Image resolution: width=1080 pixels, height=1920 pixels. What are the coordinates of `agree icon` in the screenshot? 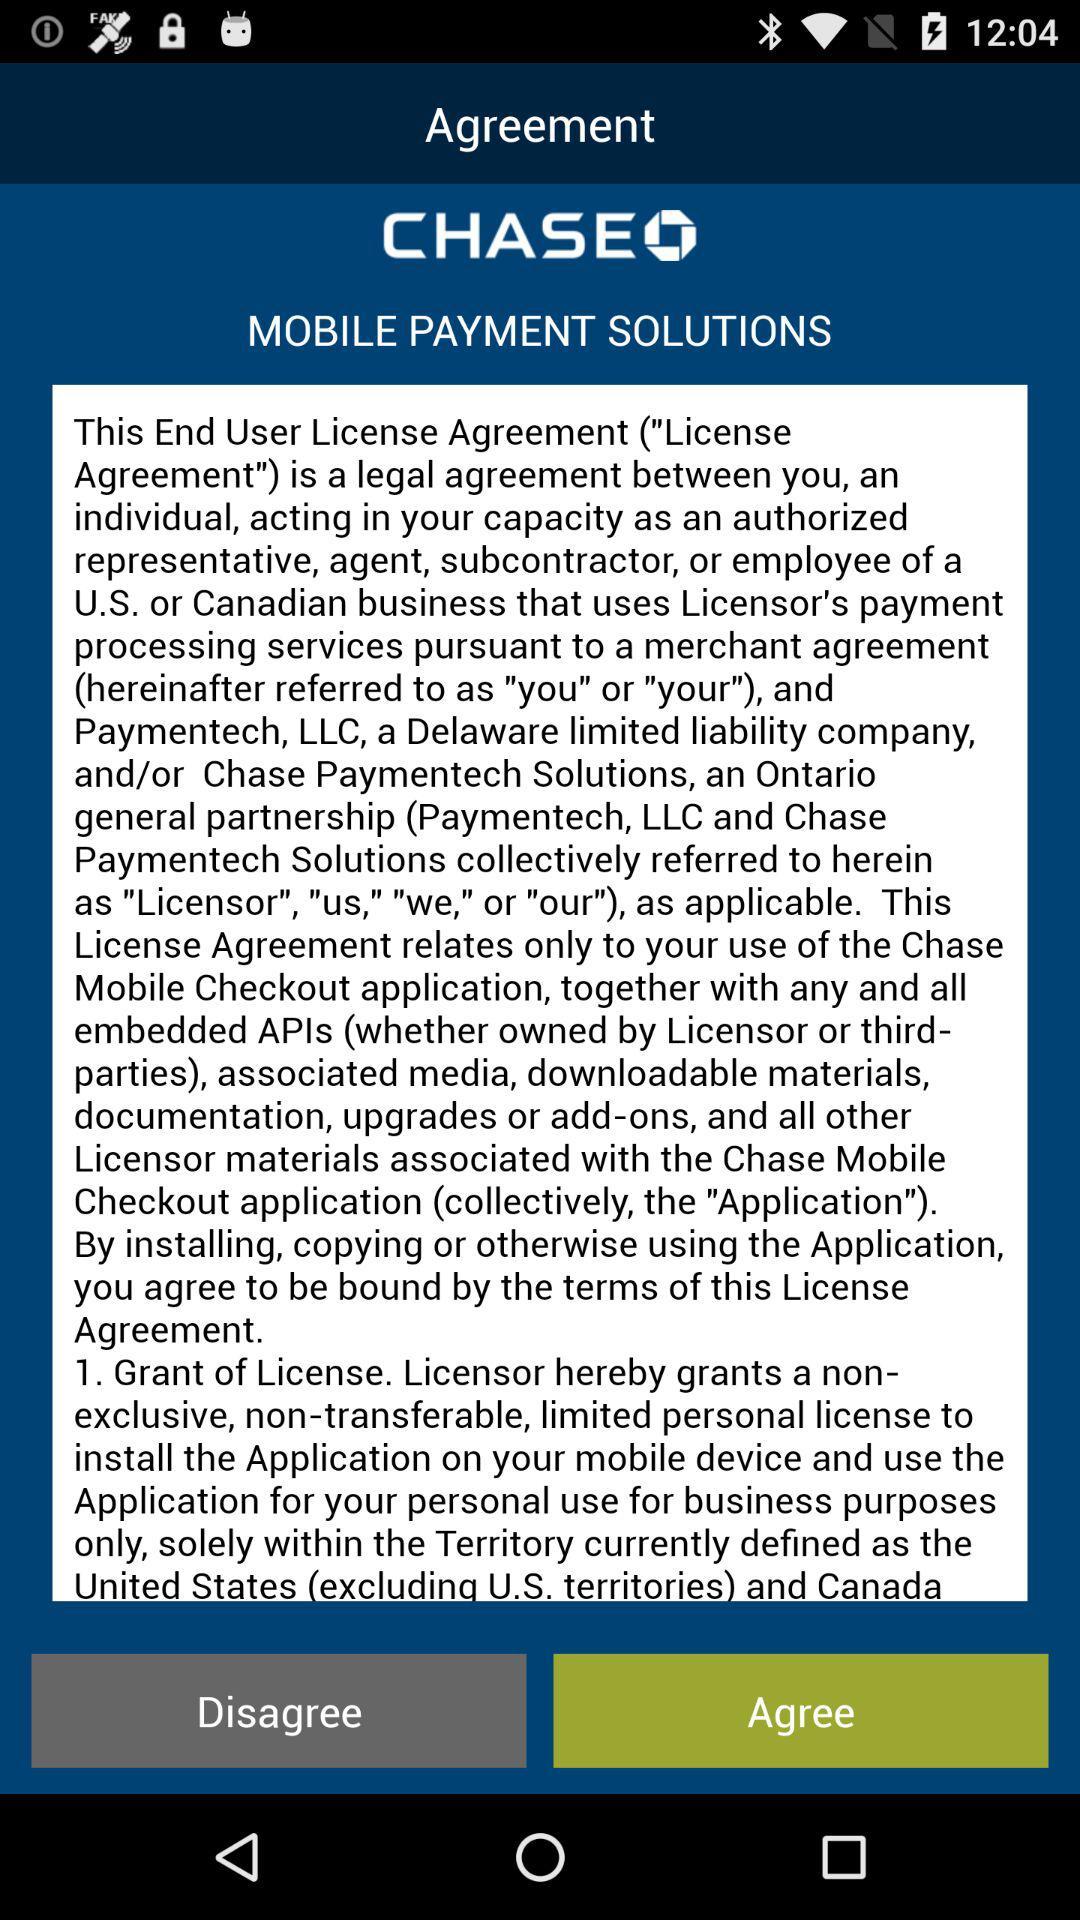 It's located at (800, 1709).